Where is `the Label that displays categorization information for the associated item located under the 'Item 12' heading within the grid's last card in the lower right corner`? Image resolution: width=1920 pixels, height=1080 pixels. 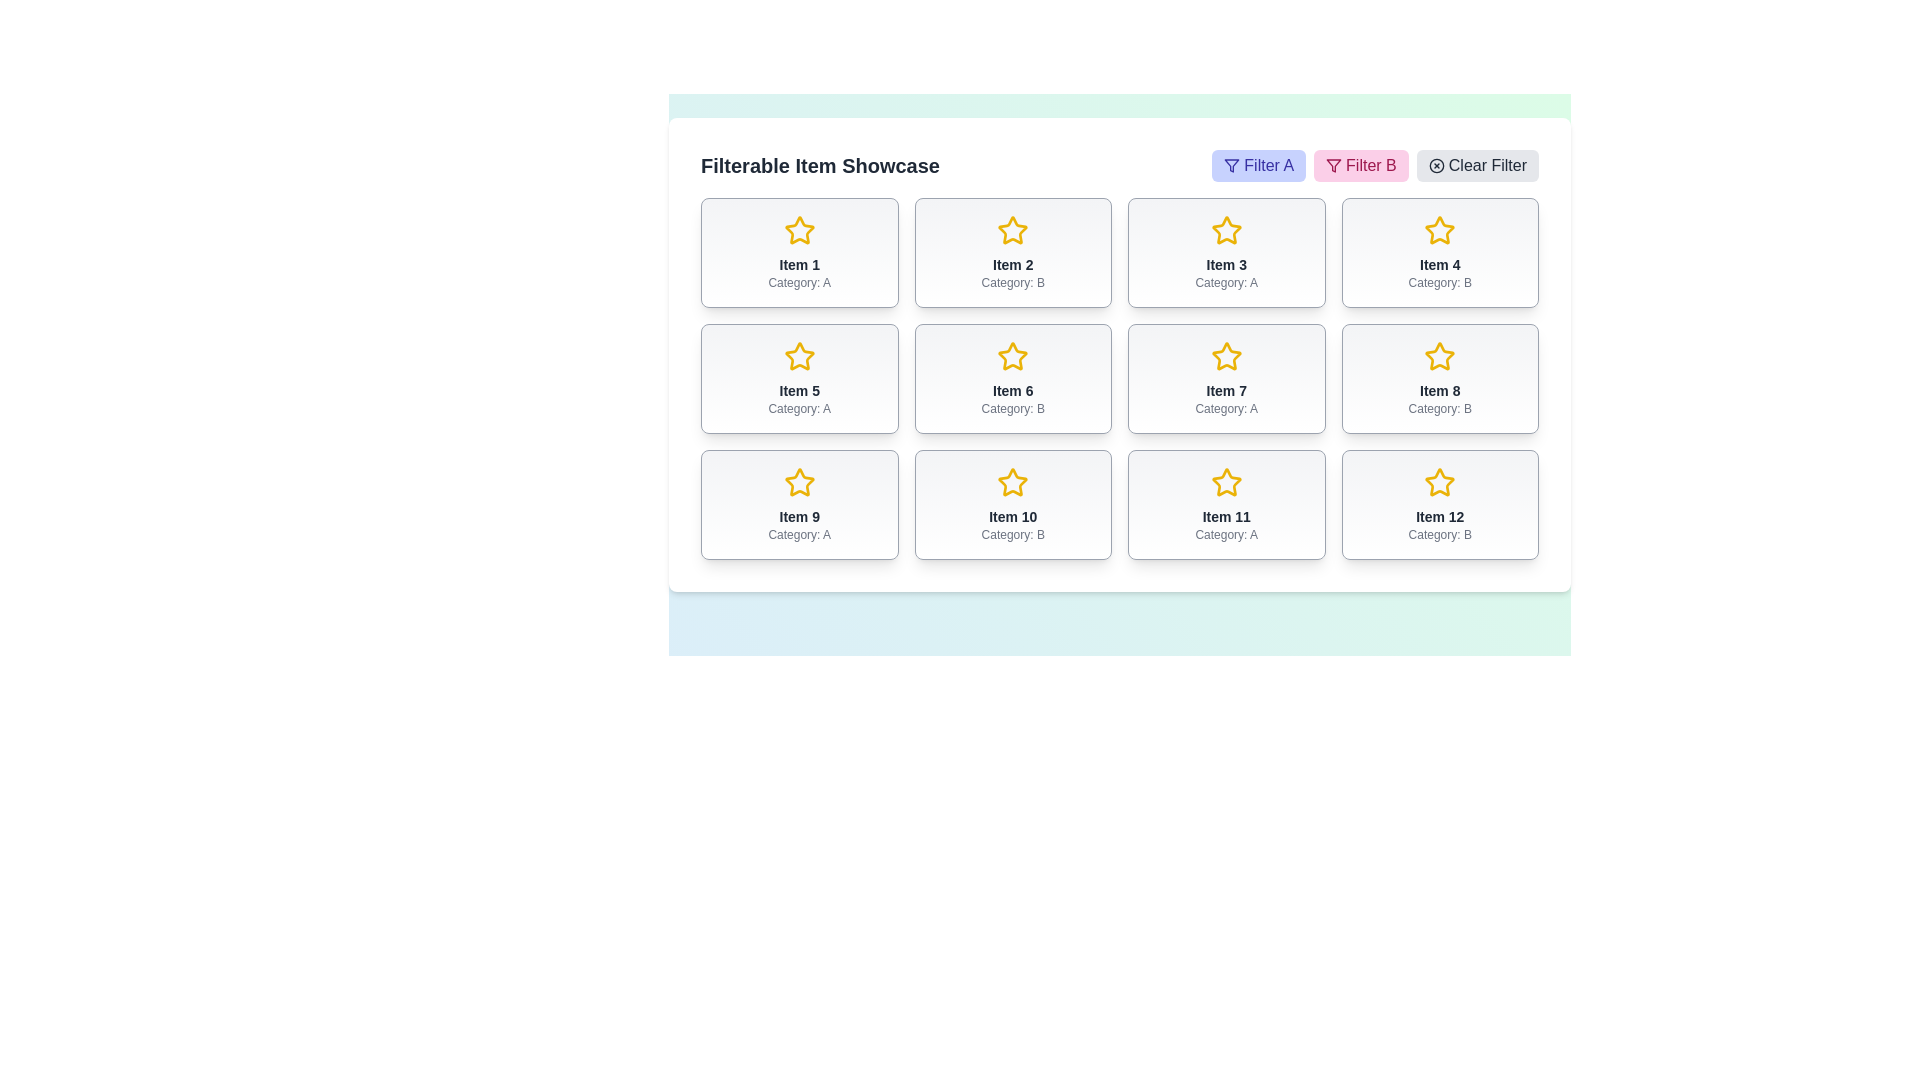 the Label that displays categorization information for the associated item located under the 'Item 12' heading within the grid's last card in the lower right corner is located at coordinates (1440, 534).